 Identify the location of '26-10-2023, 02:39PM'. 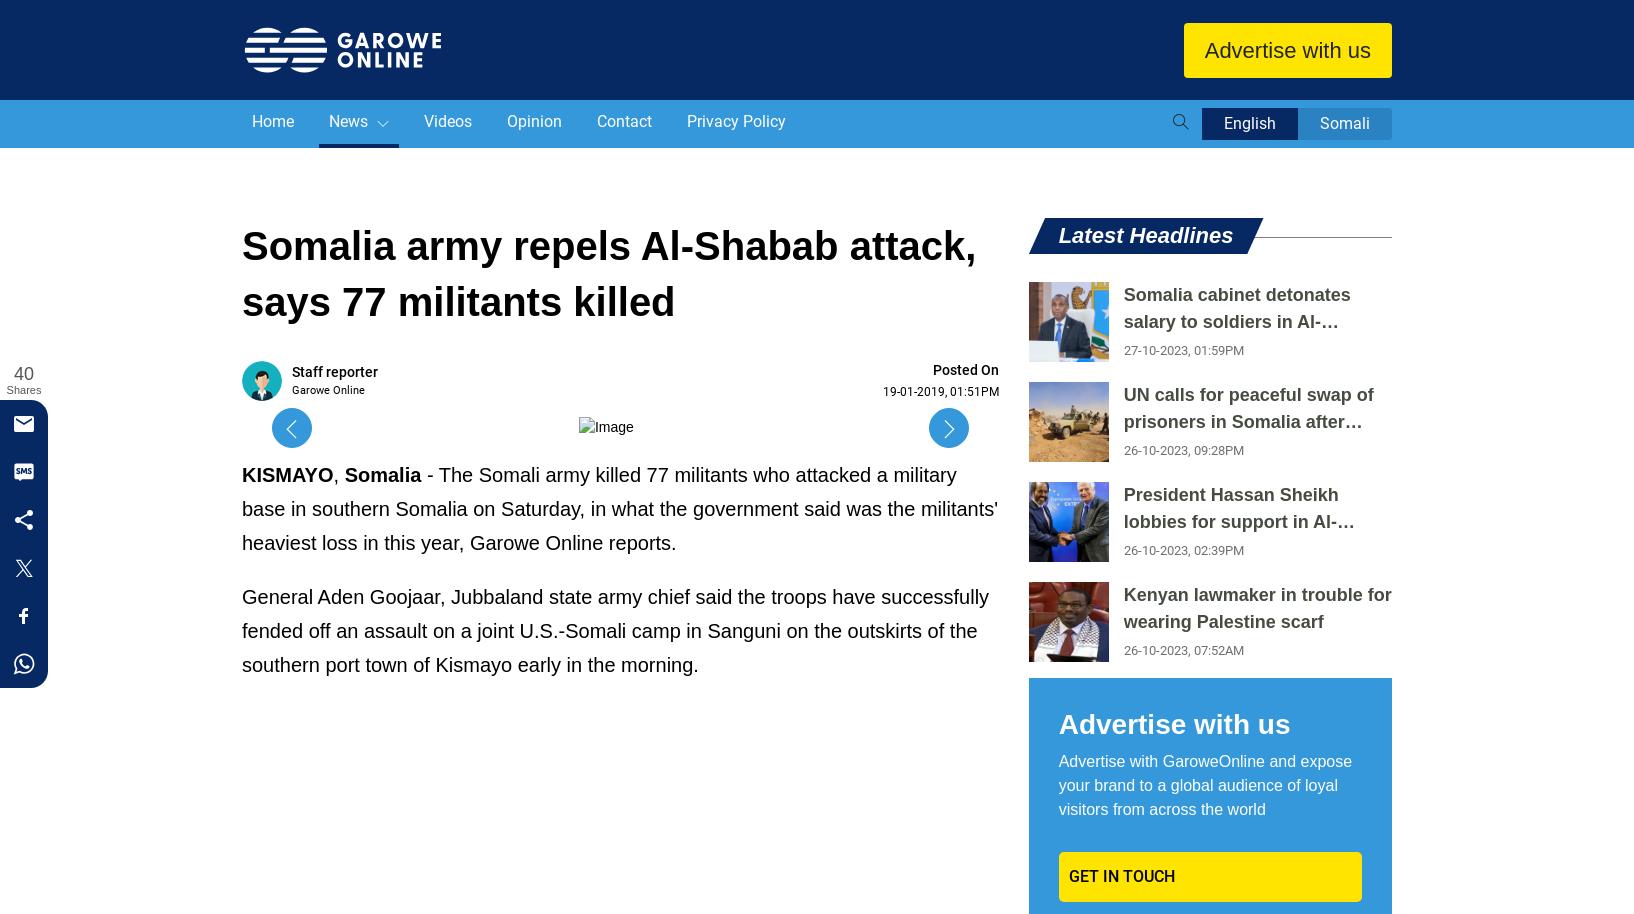
(1182, 550).